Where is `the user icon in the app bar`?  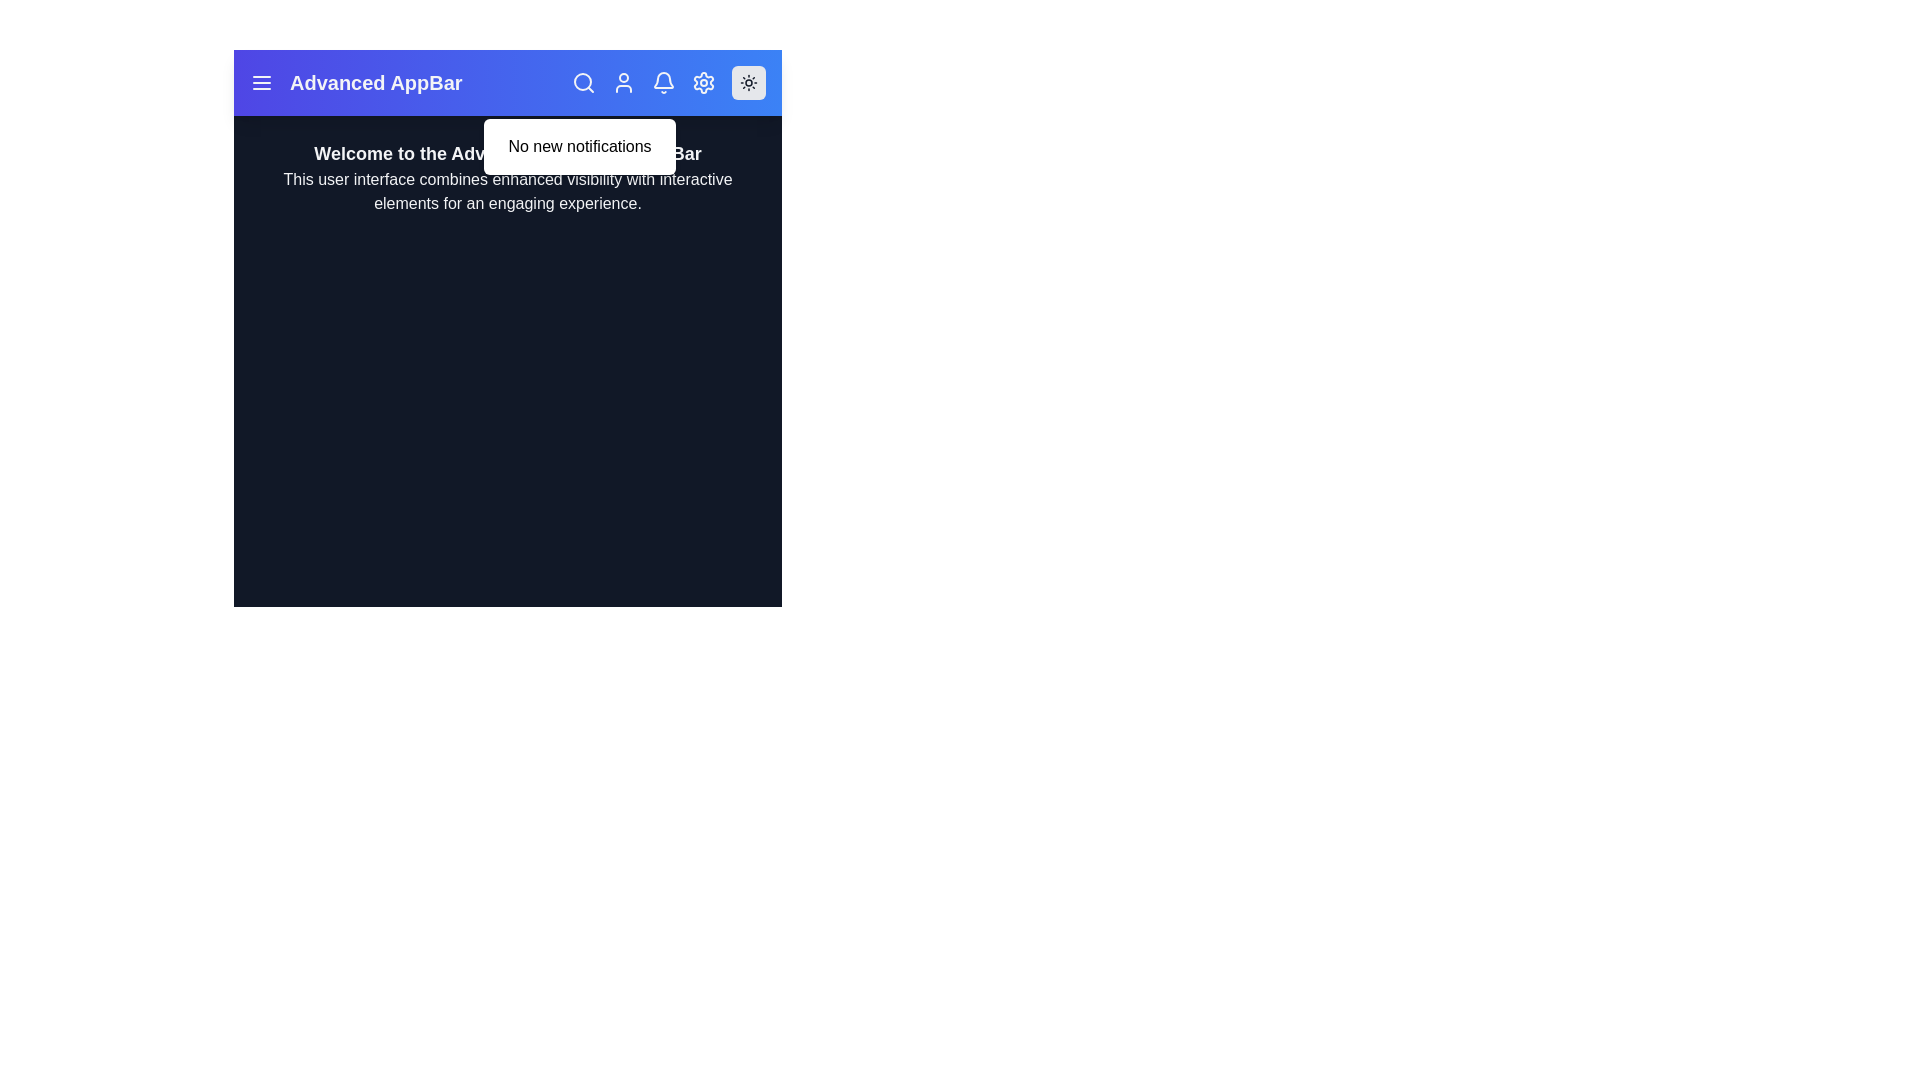
the user icon in the app bar is located at coordinates (623, 82).